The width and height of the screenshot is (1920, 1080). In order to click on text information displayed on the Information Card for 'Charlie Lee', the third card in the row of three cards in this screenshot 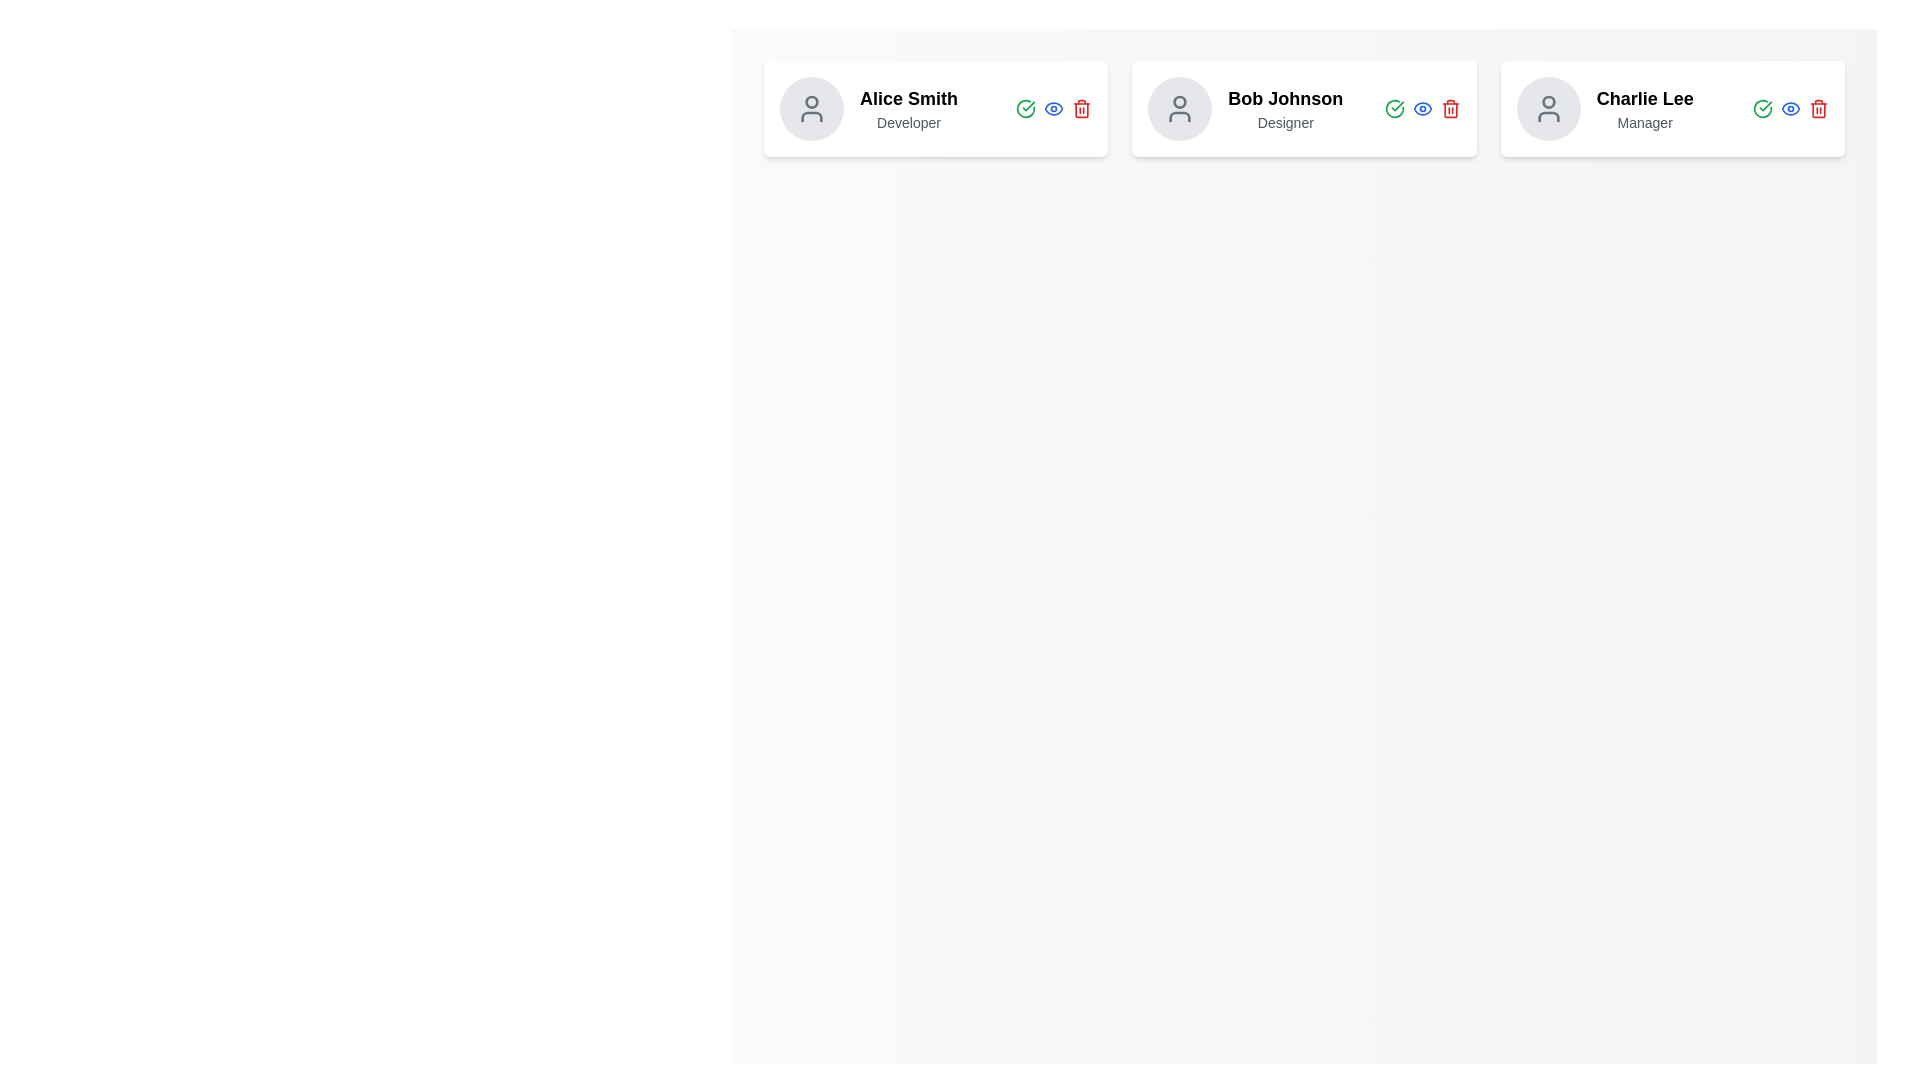, I will do `click(1672, 108)`.